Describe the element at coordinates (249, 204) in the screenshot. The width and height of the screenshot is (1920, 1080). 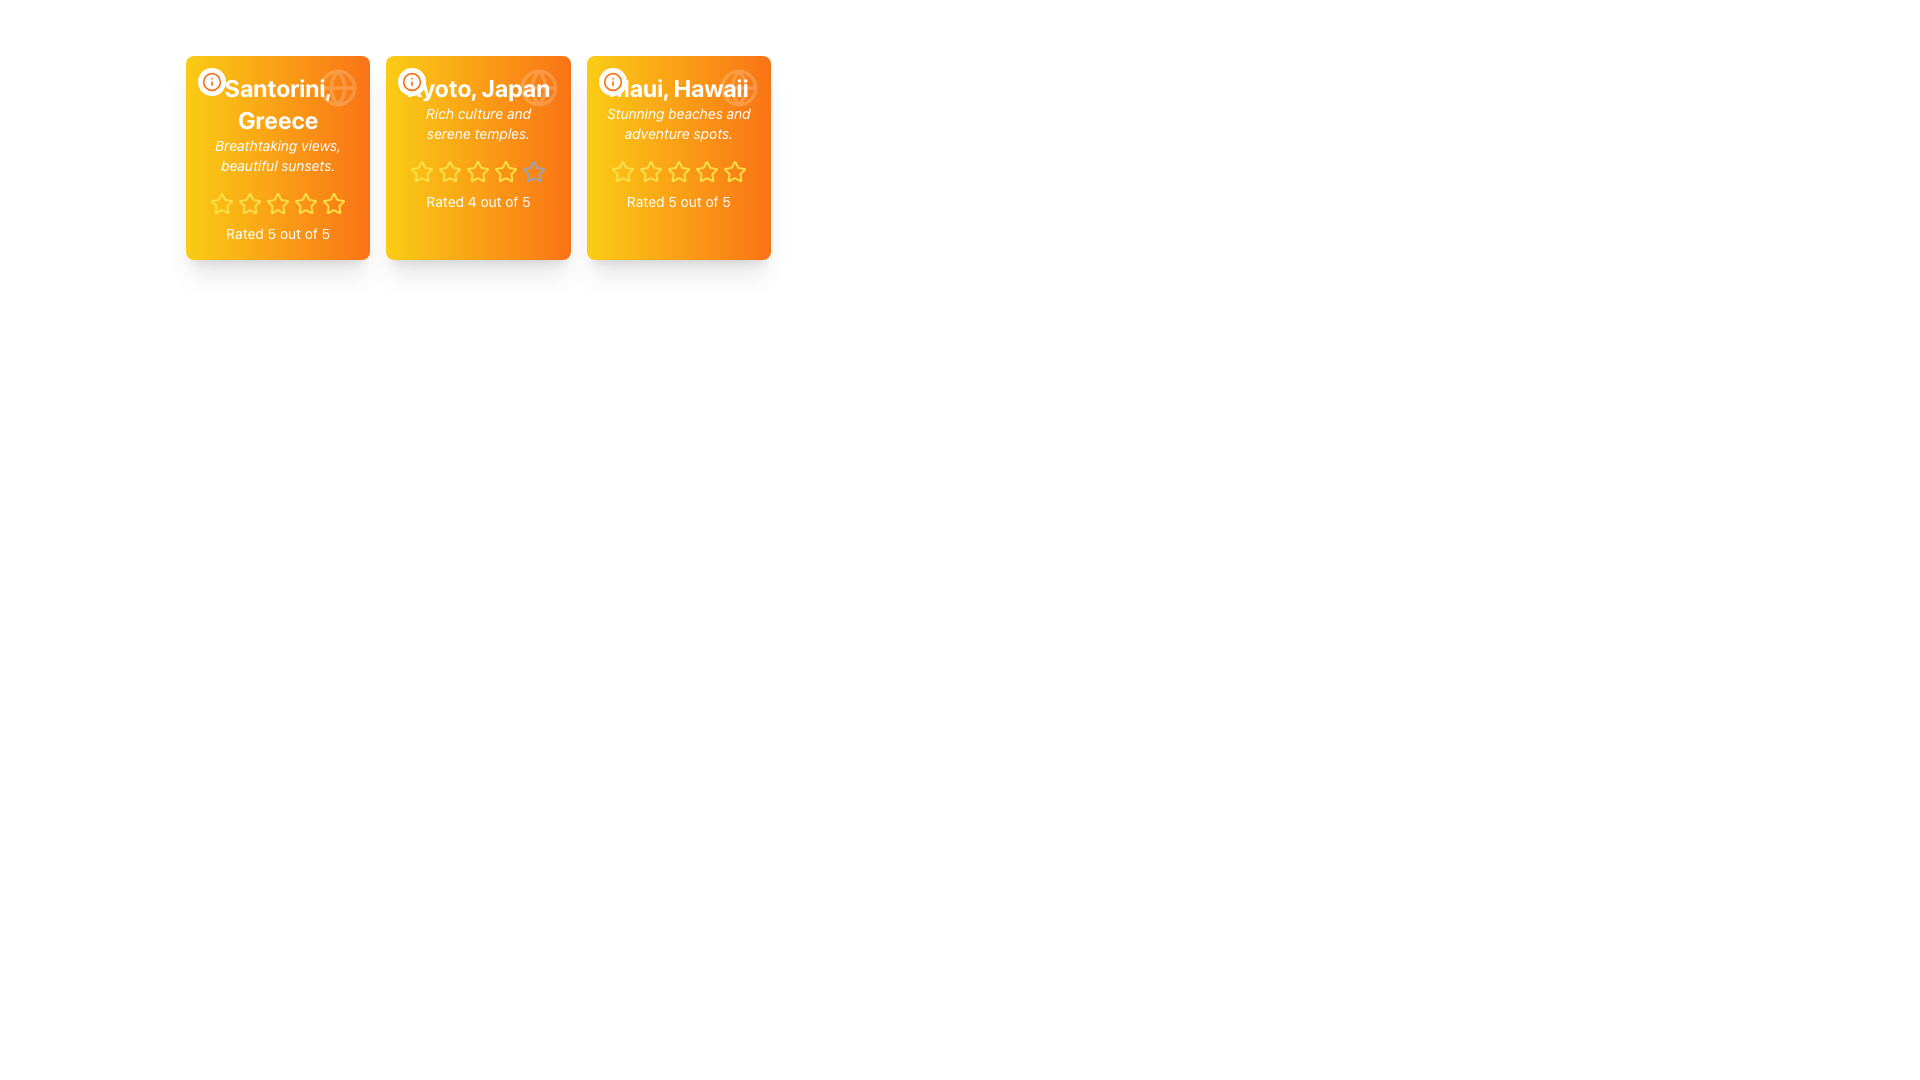
I see `the third star in the 5-star rating system under the 'Santorini, Greece' card` at that location.